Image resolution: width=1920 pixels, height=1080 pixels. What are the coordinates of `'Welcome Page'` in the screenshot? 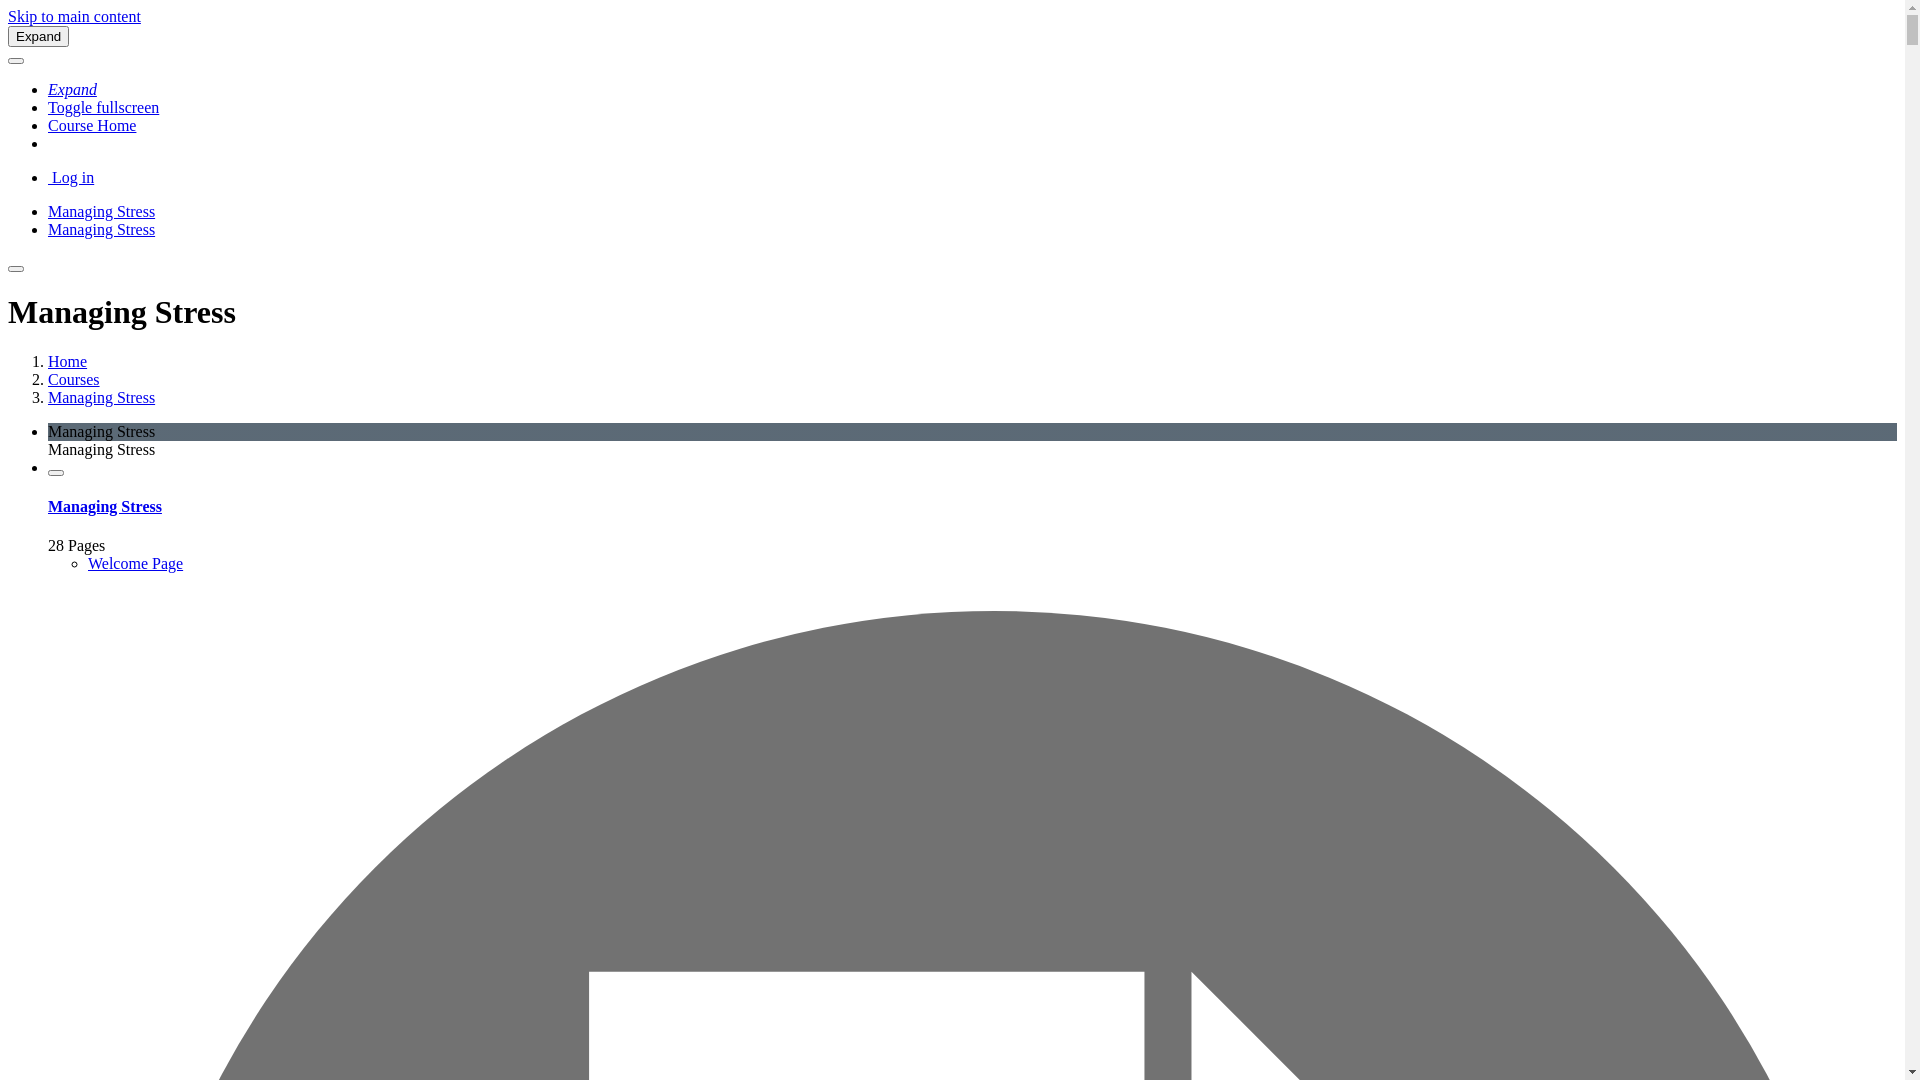 It's located at (134, 563).